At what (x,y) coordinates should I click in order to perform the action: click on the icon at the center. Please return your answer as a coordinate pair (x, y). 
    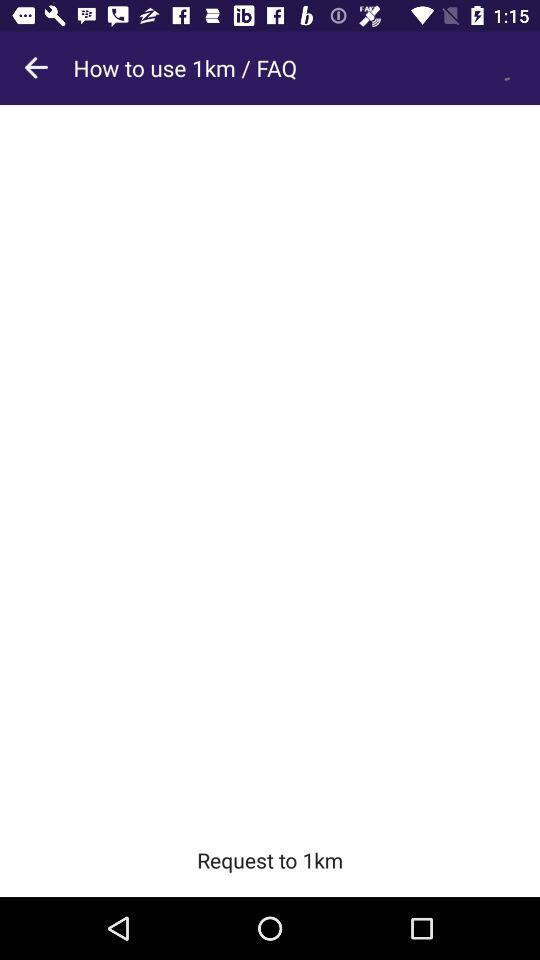
    Looking at the image, I should click on (270, 464).